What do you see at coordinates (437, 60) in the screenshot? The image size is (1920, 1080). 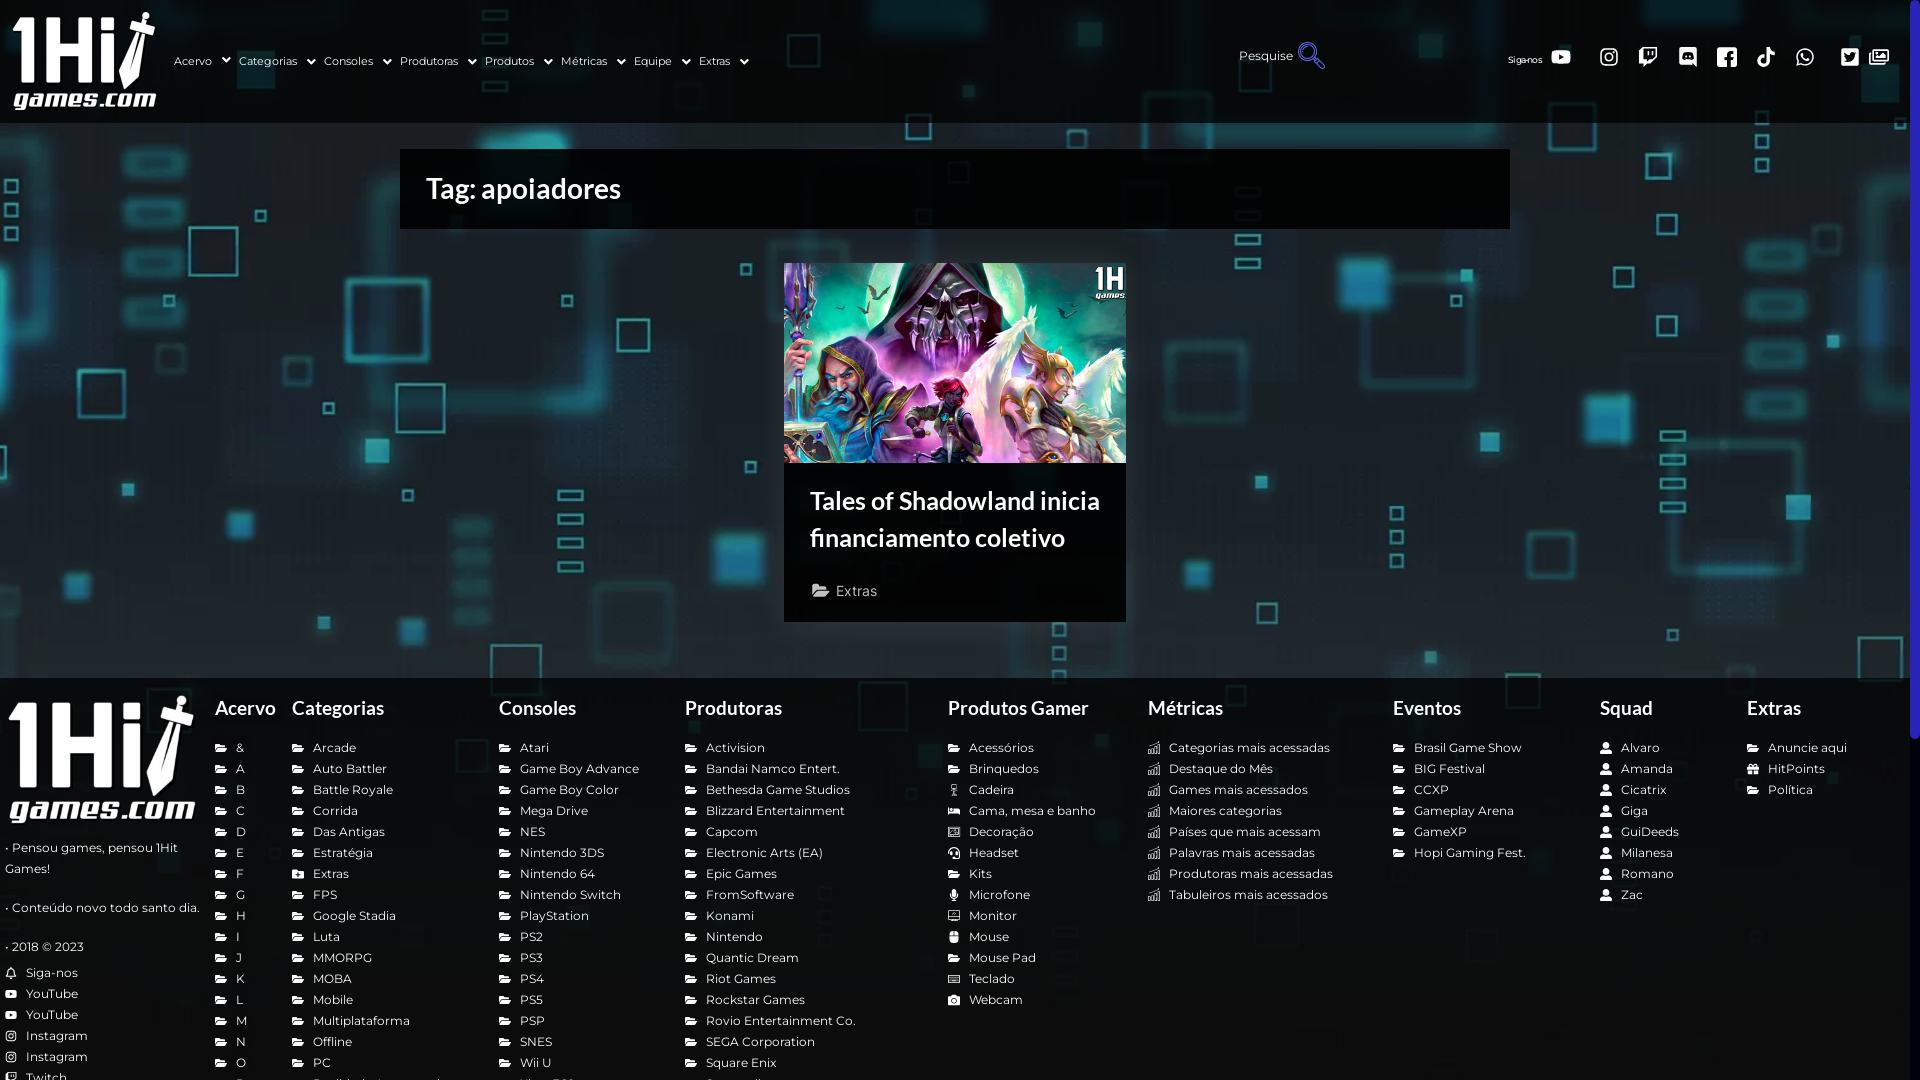 I see `'Produtoras'` at bounding box center [437, 60].